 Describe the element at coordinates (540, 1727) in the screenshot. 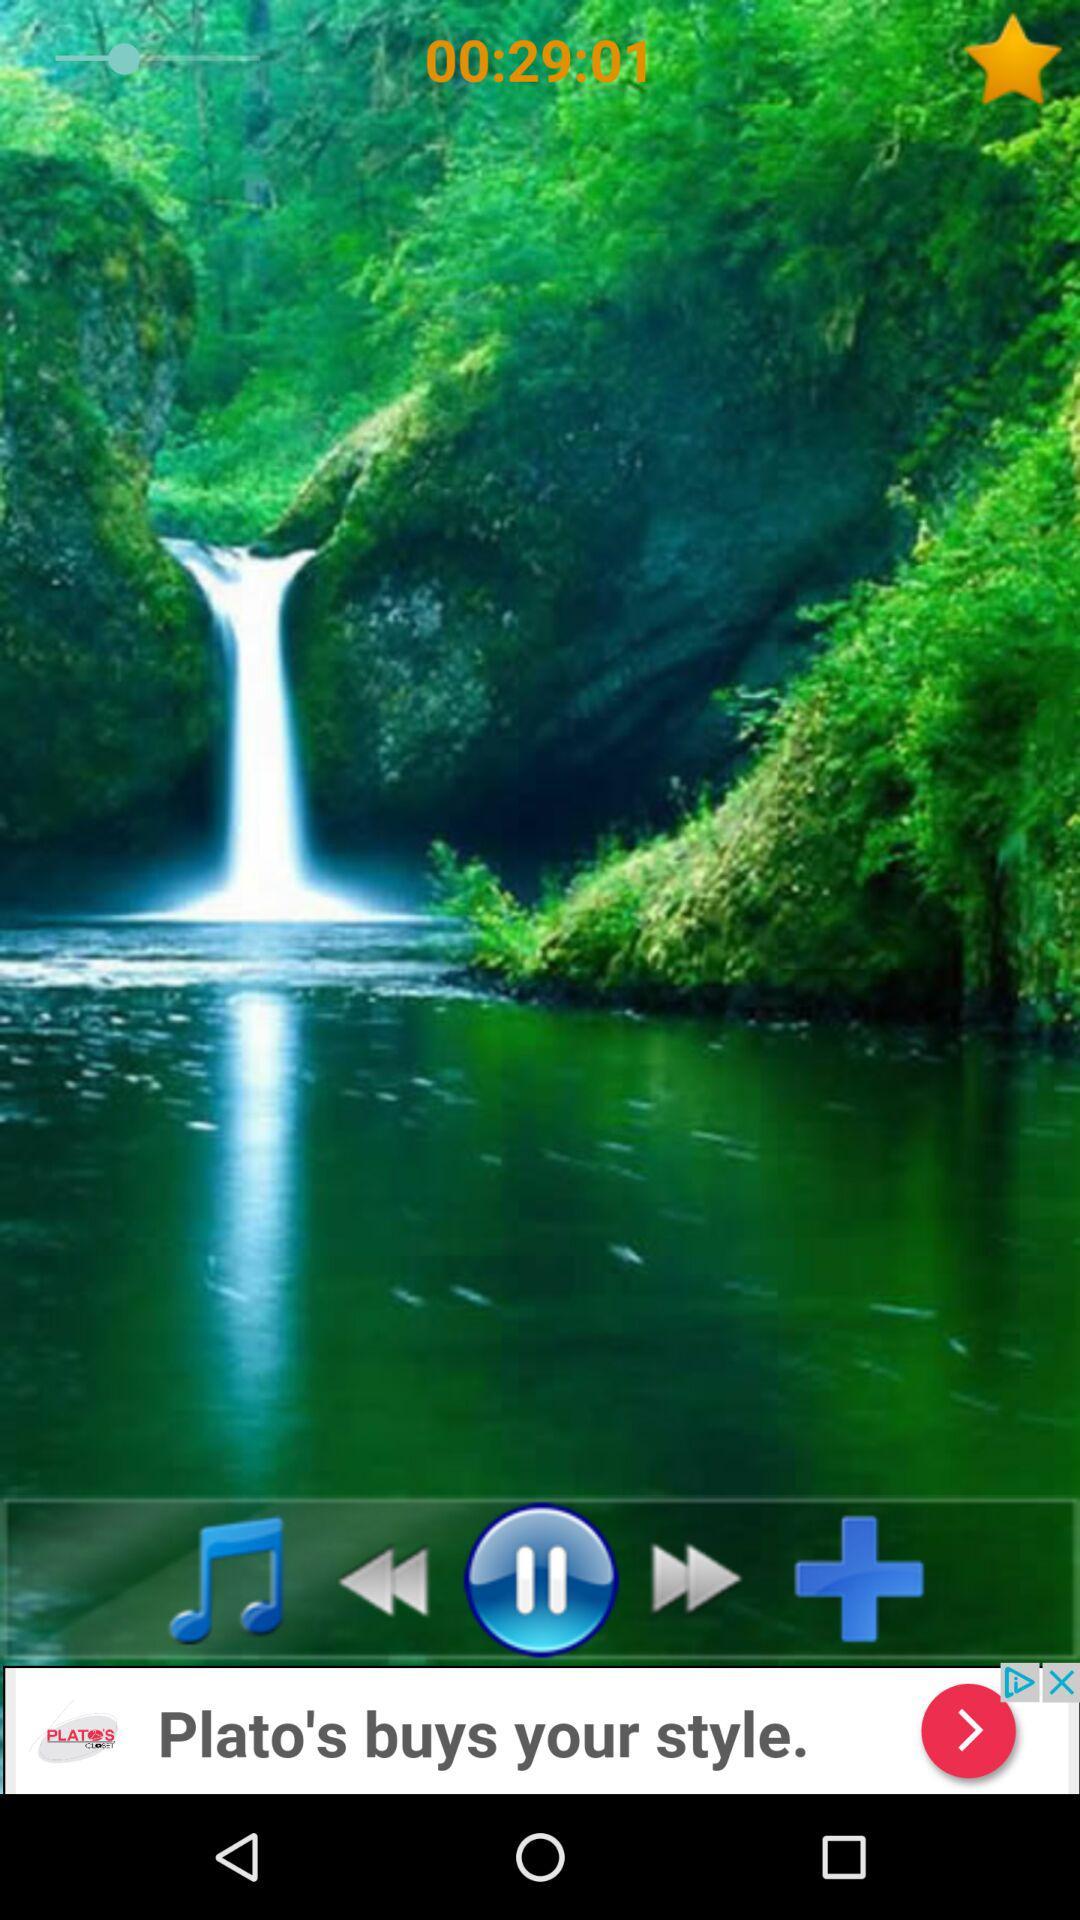

I see `advertisement bar` at that location.